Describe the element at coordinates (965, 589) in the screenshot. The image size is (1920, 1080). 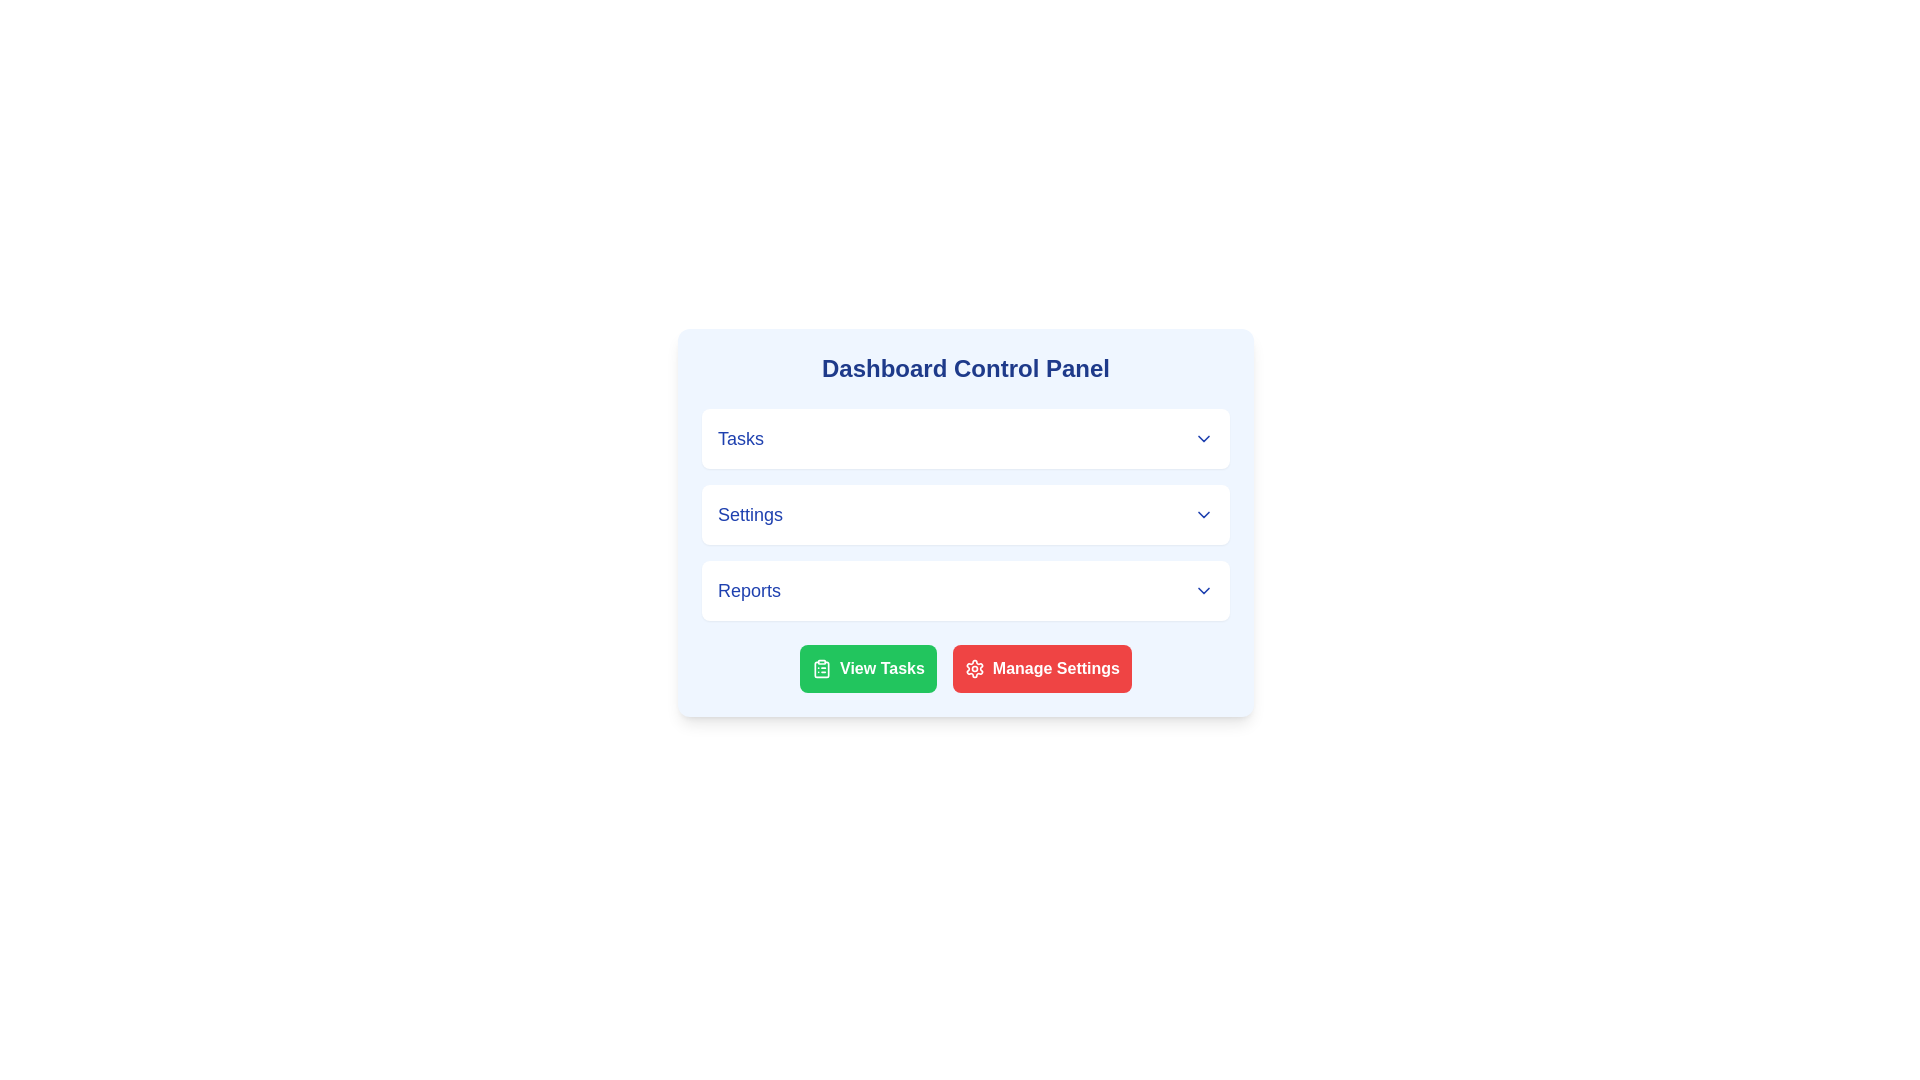
I see `the dropdown trigger button for 'Reports' located in the Dashboard Control Panel, positioned below 'Settings' and above 'View Tasks'` at that location.